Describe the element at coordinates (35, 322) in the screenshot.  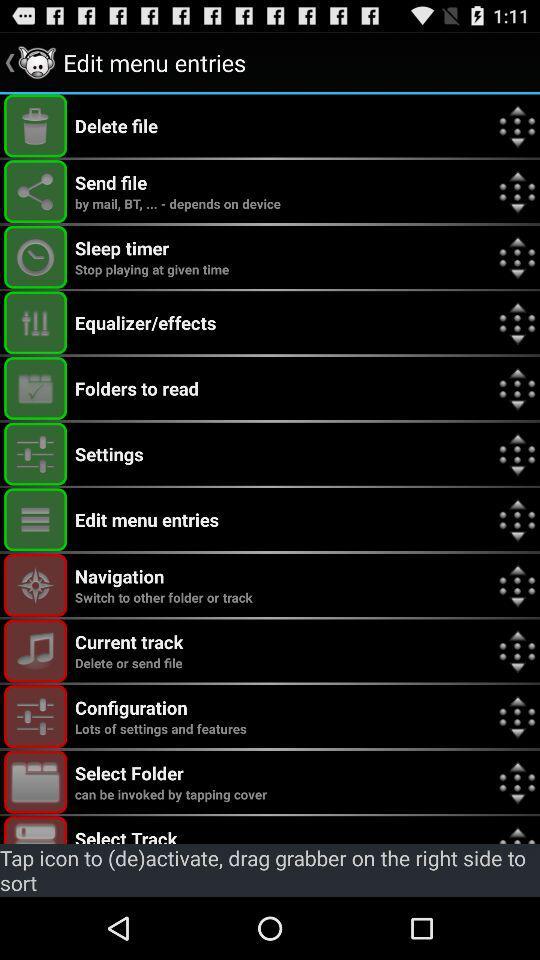
I see `equalizer option` at that location.